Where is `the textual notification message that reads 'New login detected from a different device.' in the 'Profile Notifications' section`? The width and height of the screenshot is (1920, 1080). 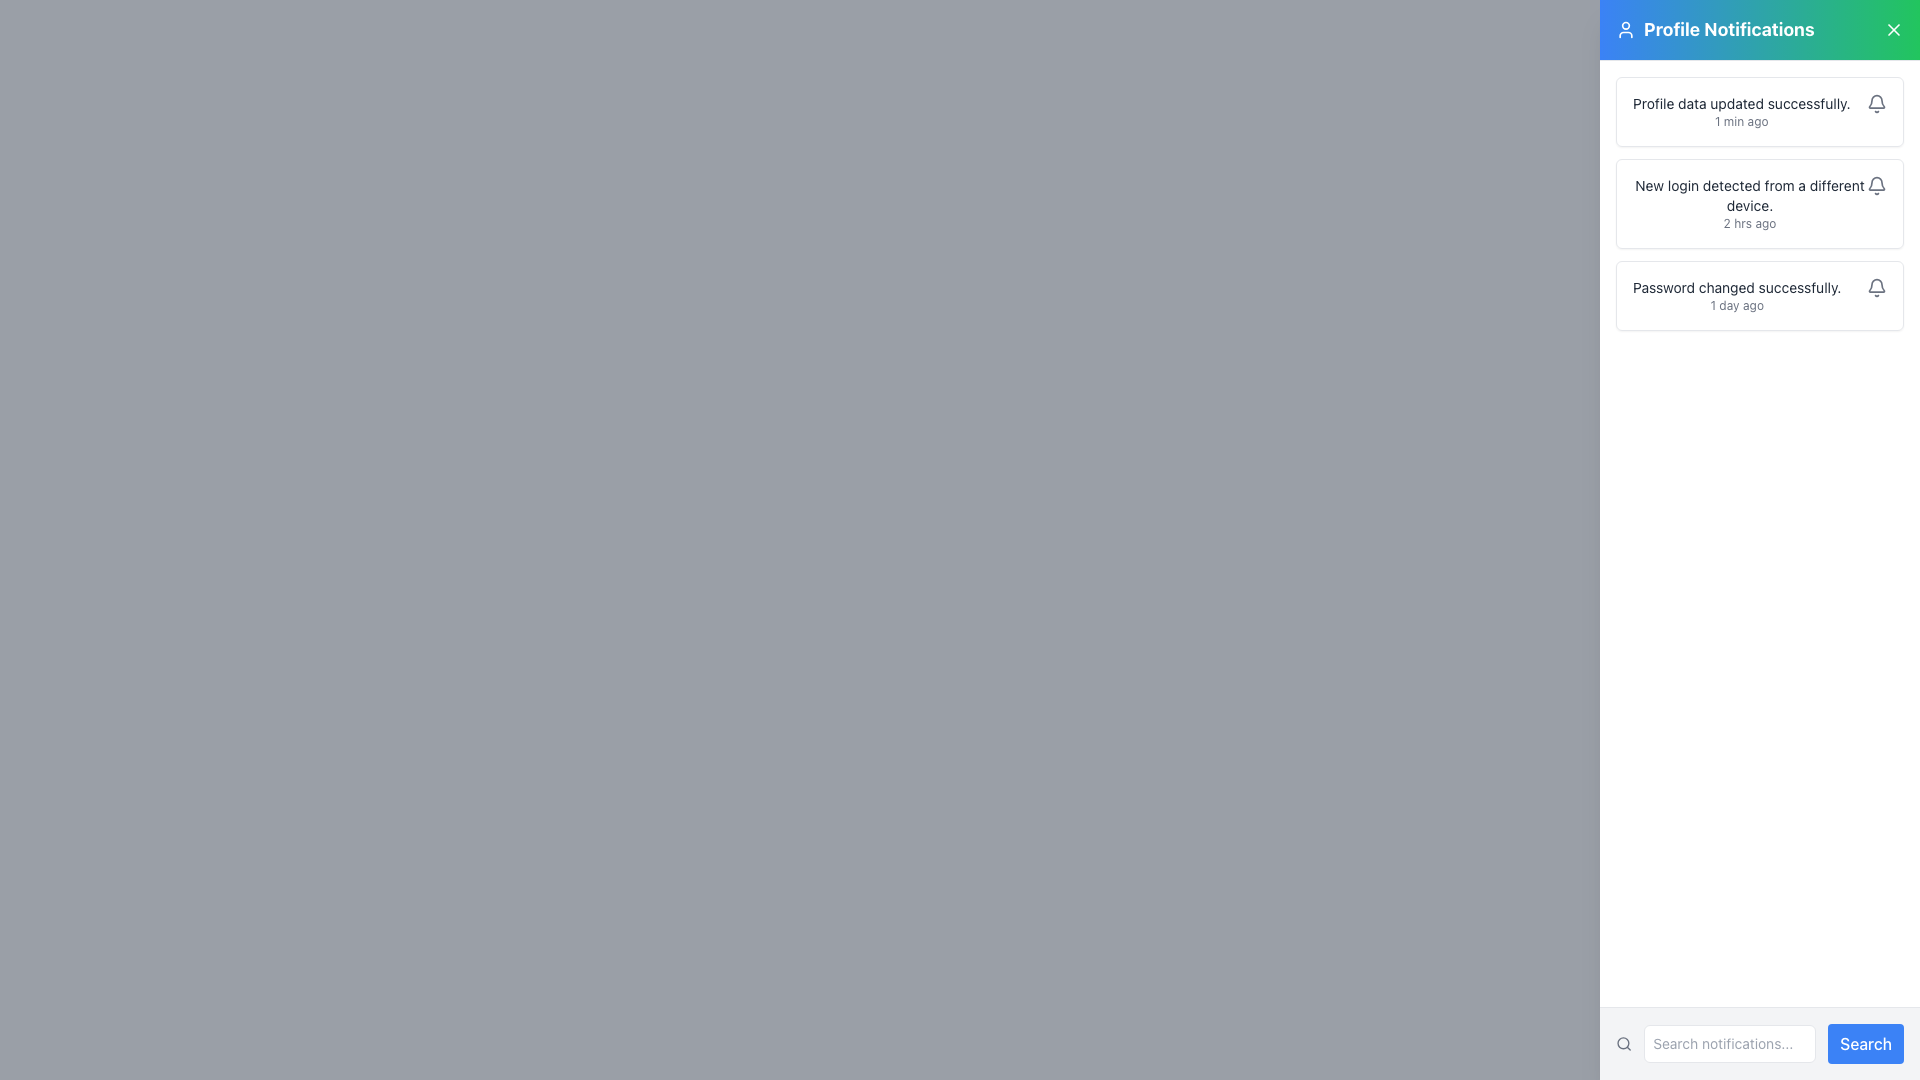
the textual notification message that reads 'New login detected from a different device.' in the 'Profile Notifications' section is located at coordinates (1749, 196).